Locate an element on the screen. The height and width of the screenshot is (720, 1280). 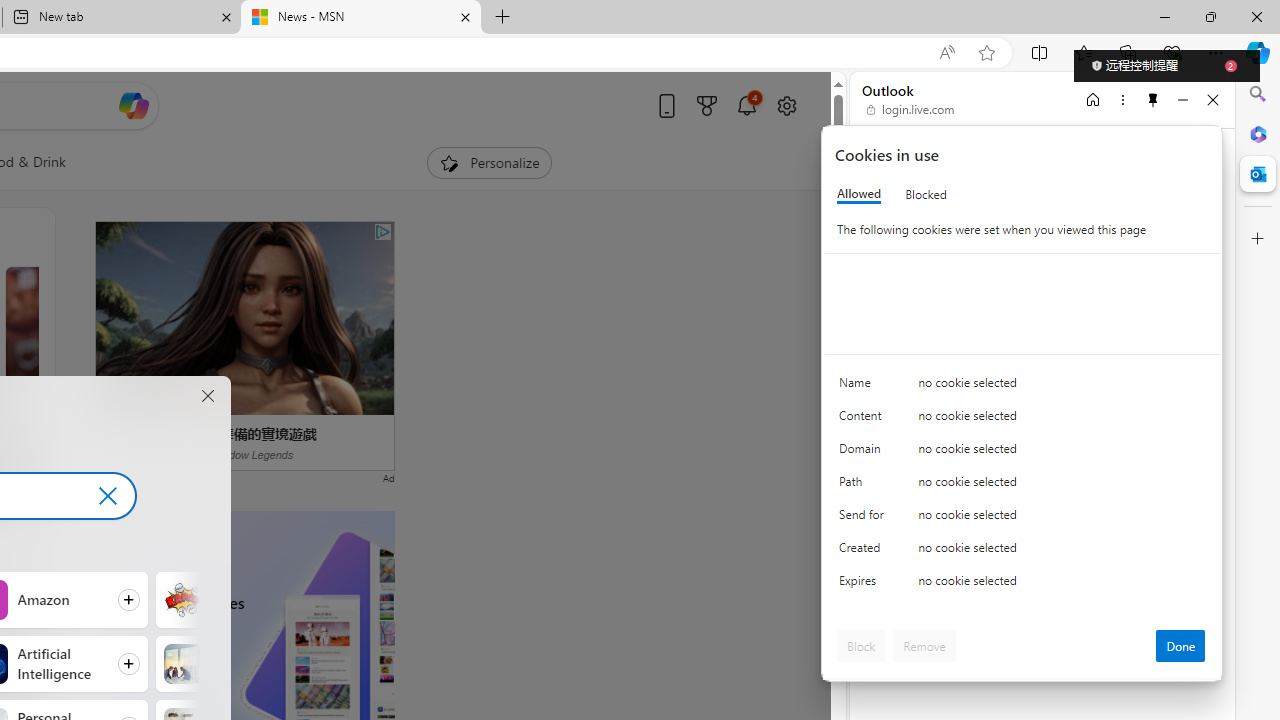
'Collections' is located at coordinates (1128, 51).